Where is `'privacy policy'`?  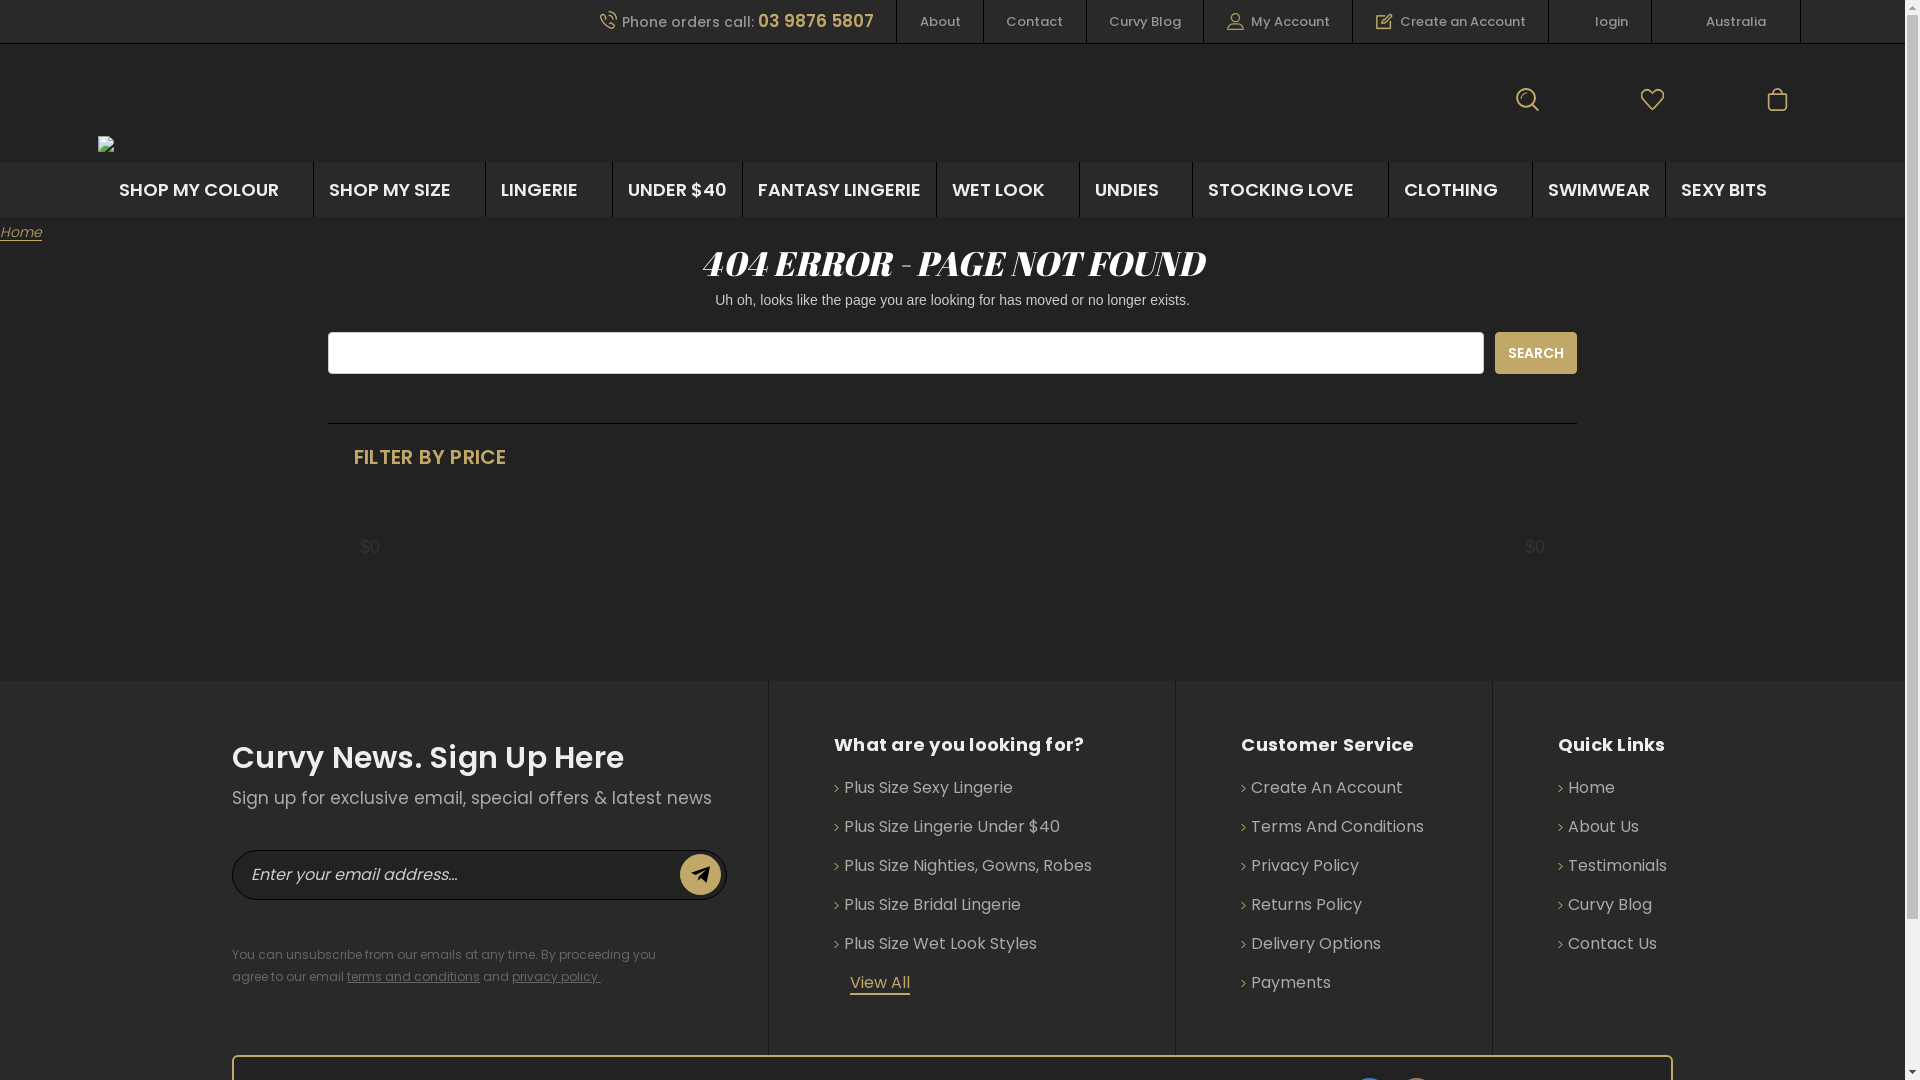
'privacy policy' is located at coordinates (556, 975).